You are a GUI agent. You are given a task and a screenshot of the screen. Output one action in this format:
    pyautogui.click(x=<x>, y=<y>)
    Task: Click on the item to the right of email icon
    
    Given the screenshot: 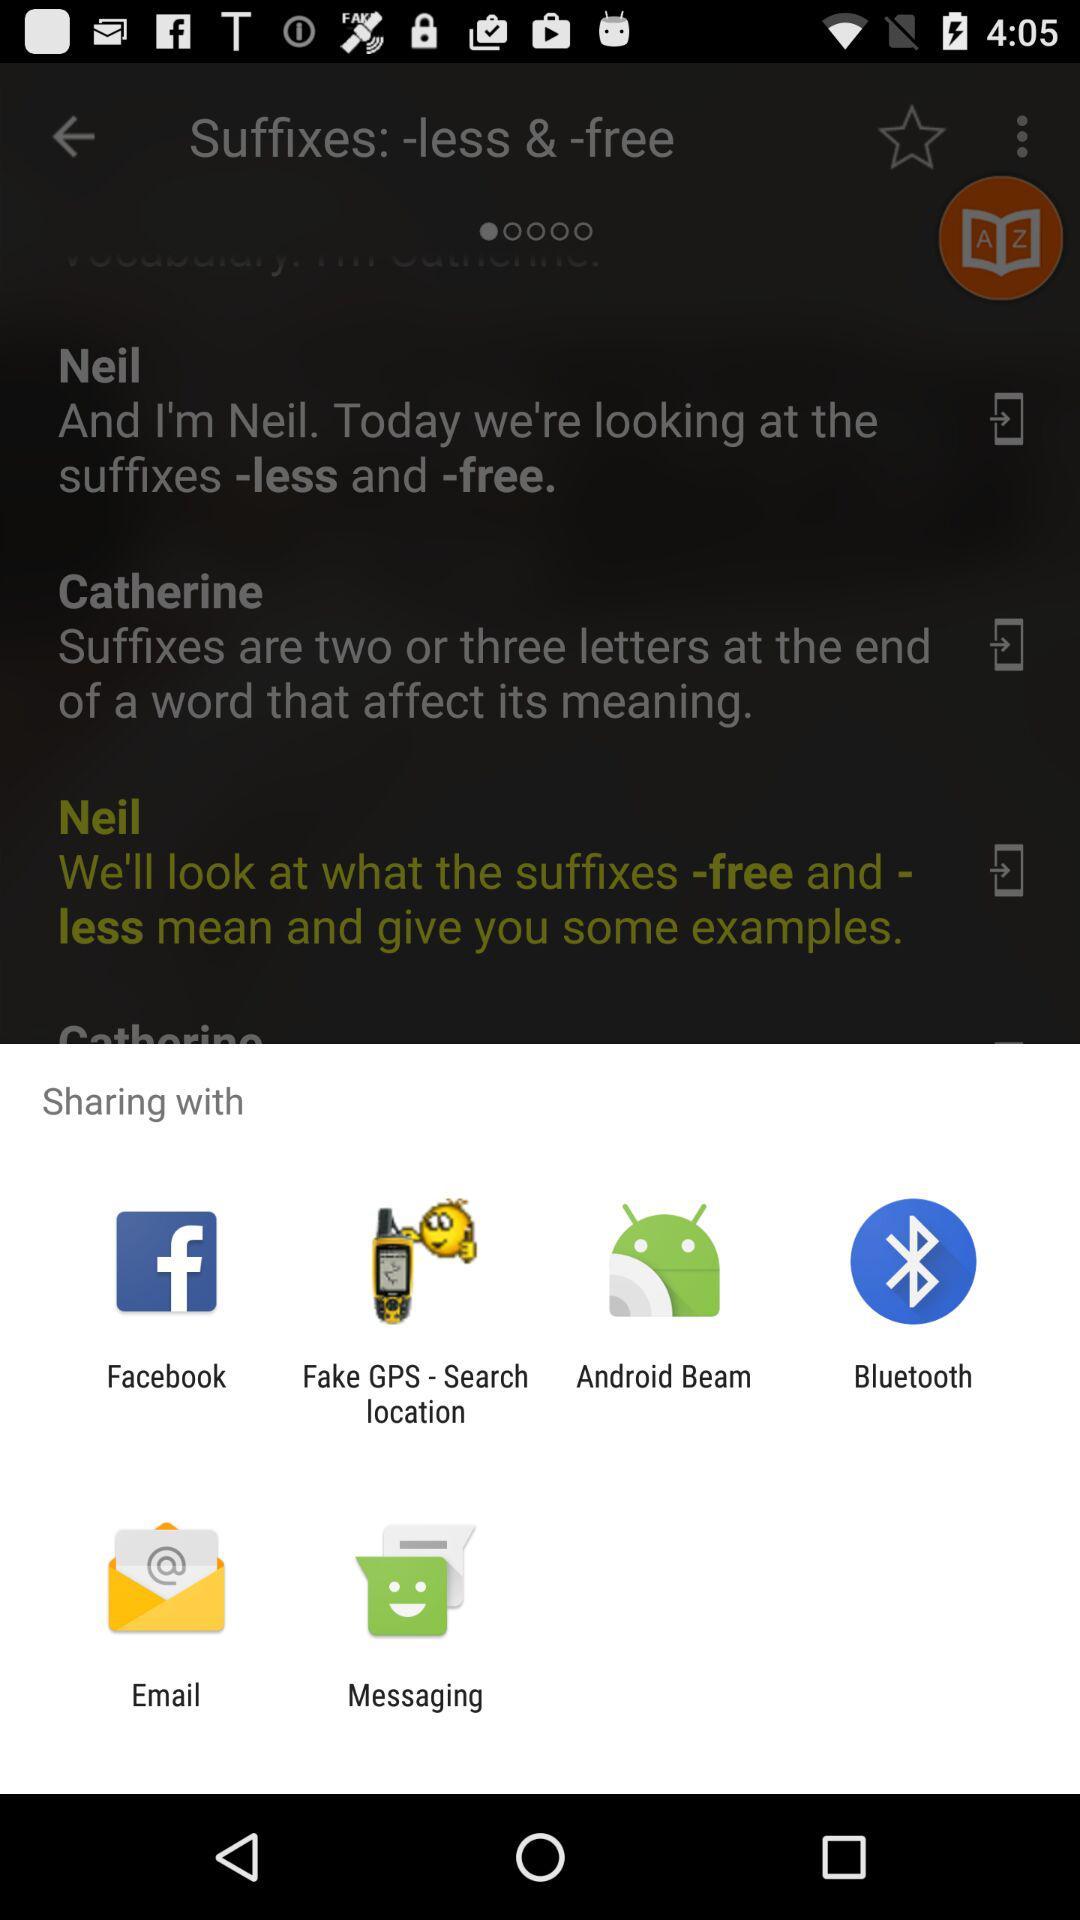 What is the action you would take?
    pyautogui.click(x=414, y=1711)
    